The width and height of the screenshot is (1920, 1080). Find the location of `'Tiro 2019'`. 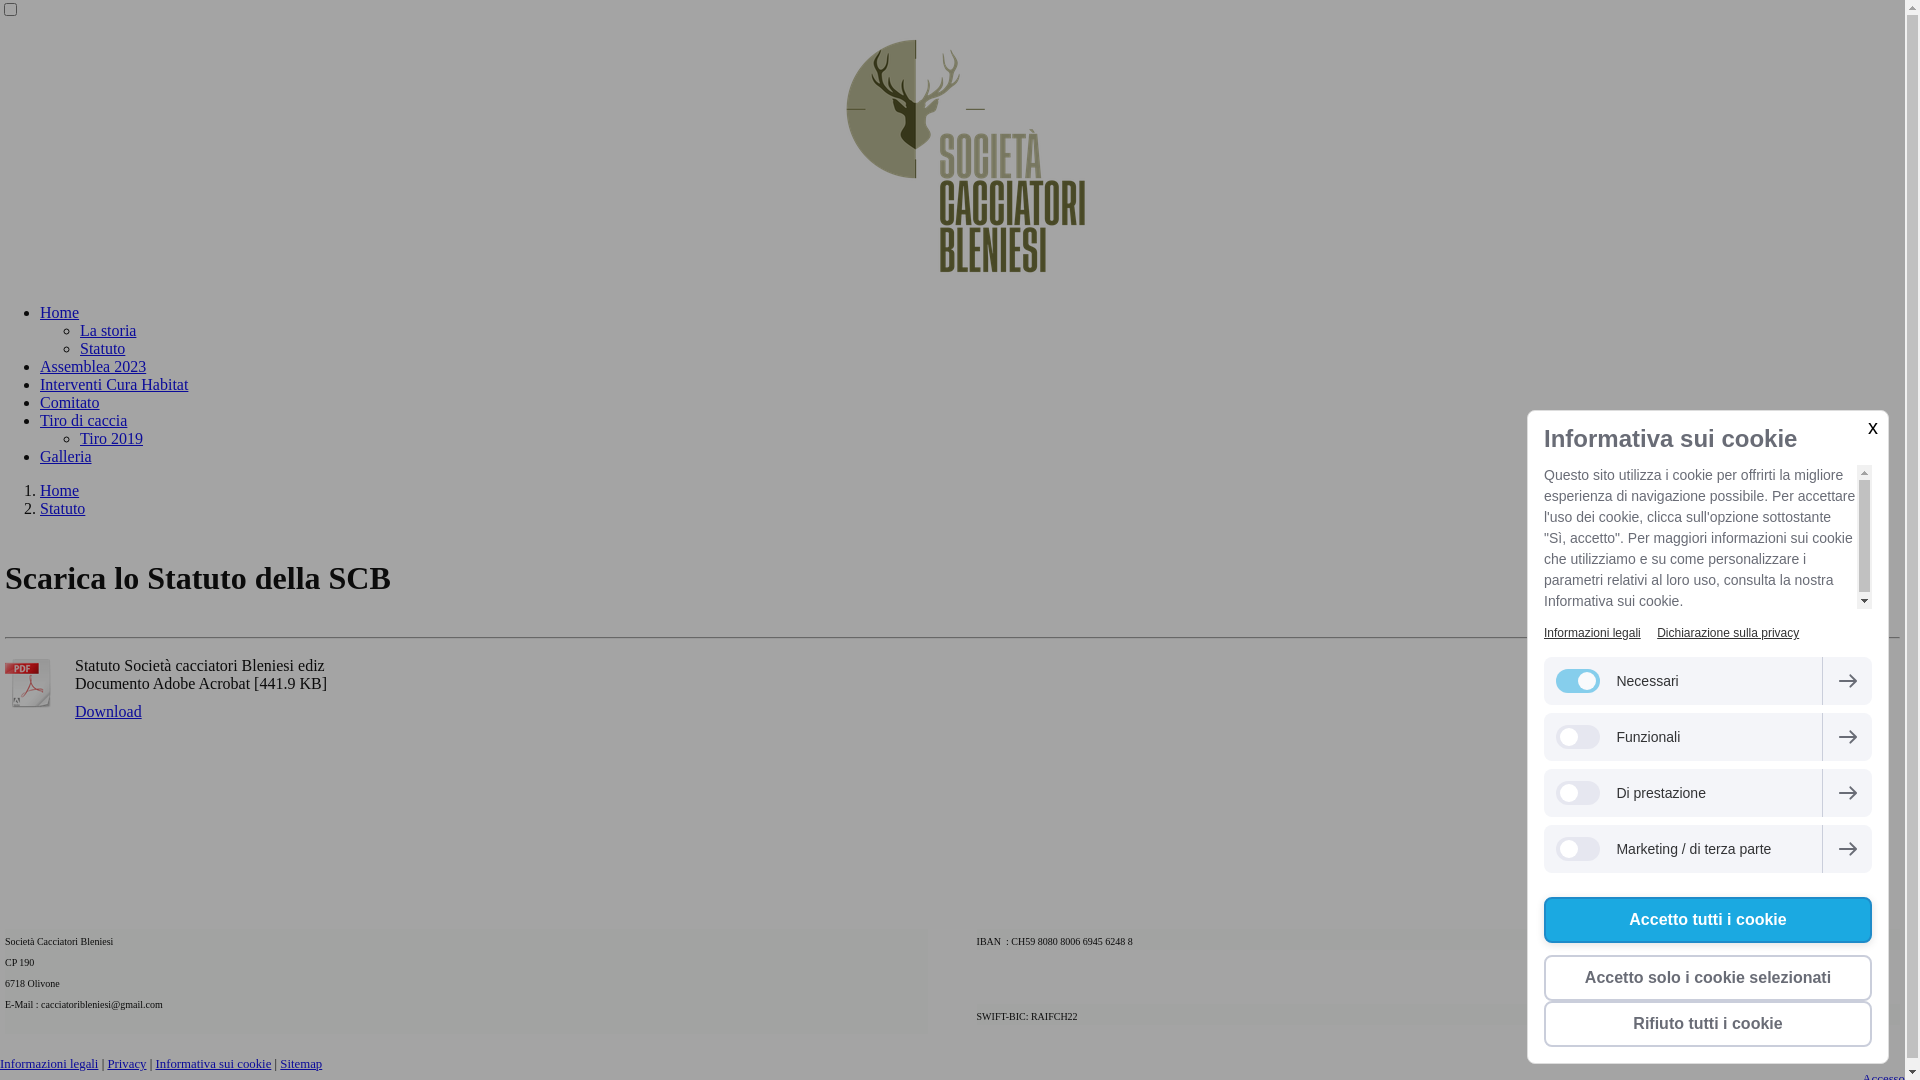

'Tiro 2019' is located at coordinates (110, 437).